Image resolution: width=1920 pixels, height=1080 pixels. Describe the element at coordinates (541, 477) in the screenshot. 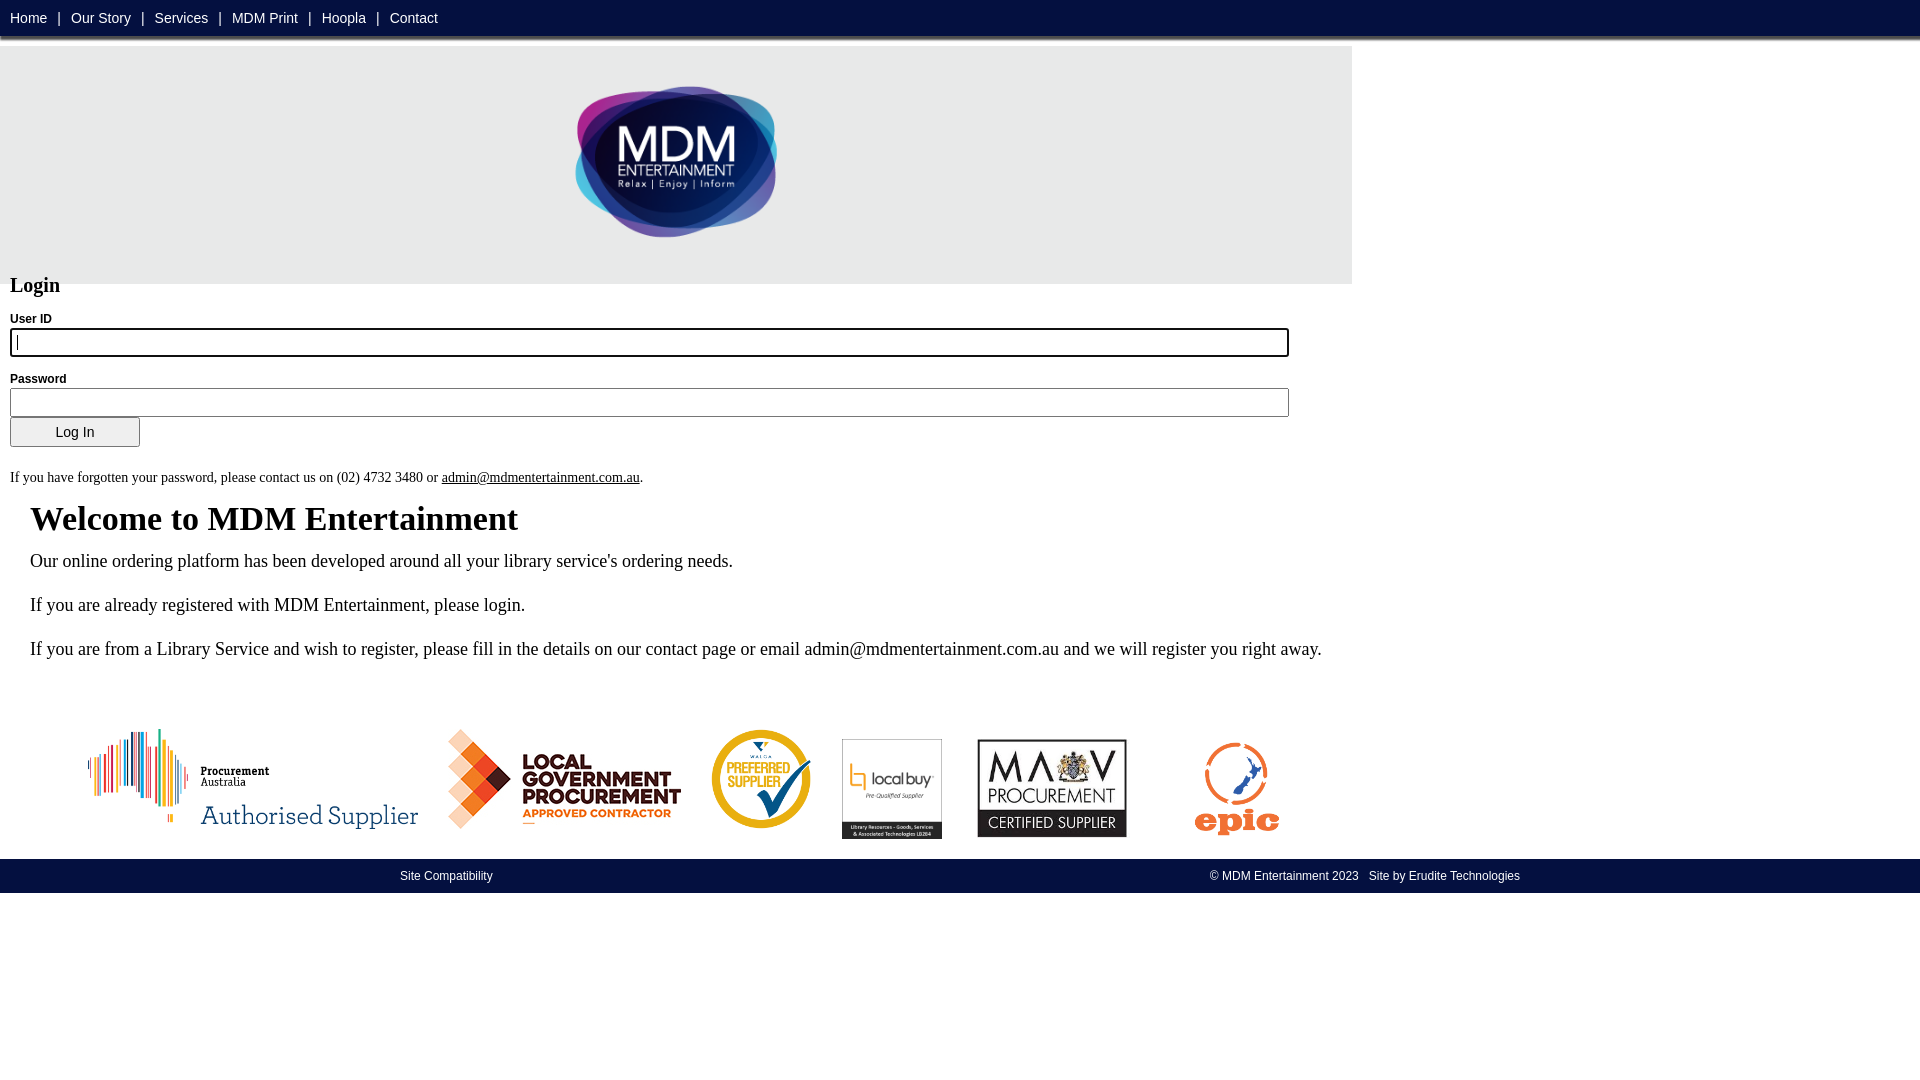

I see `'admin@mdmentertainment.com.au'` at that location.